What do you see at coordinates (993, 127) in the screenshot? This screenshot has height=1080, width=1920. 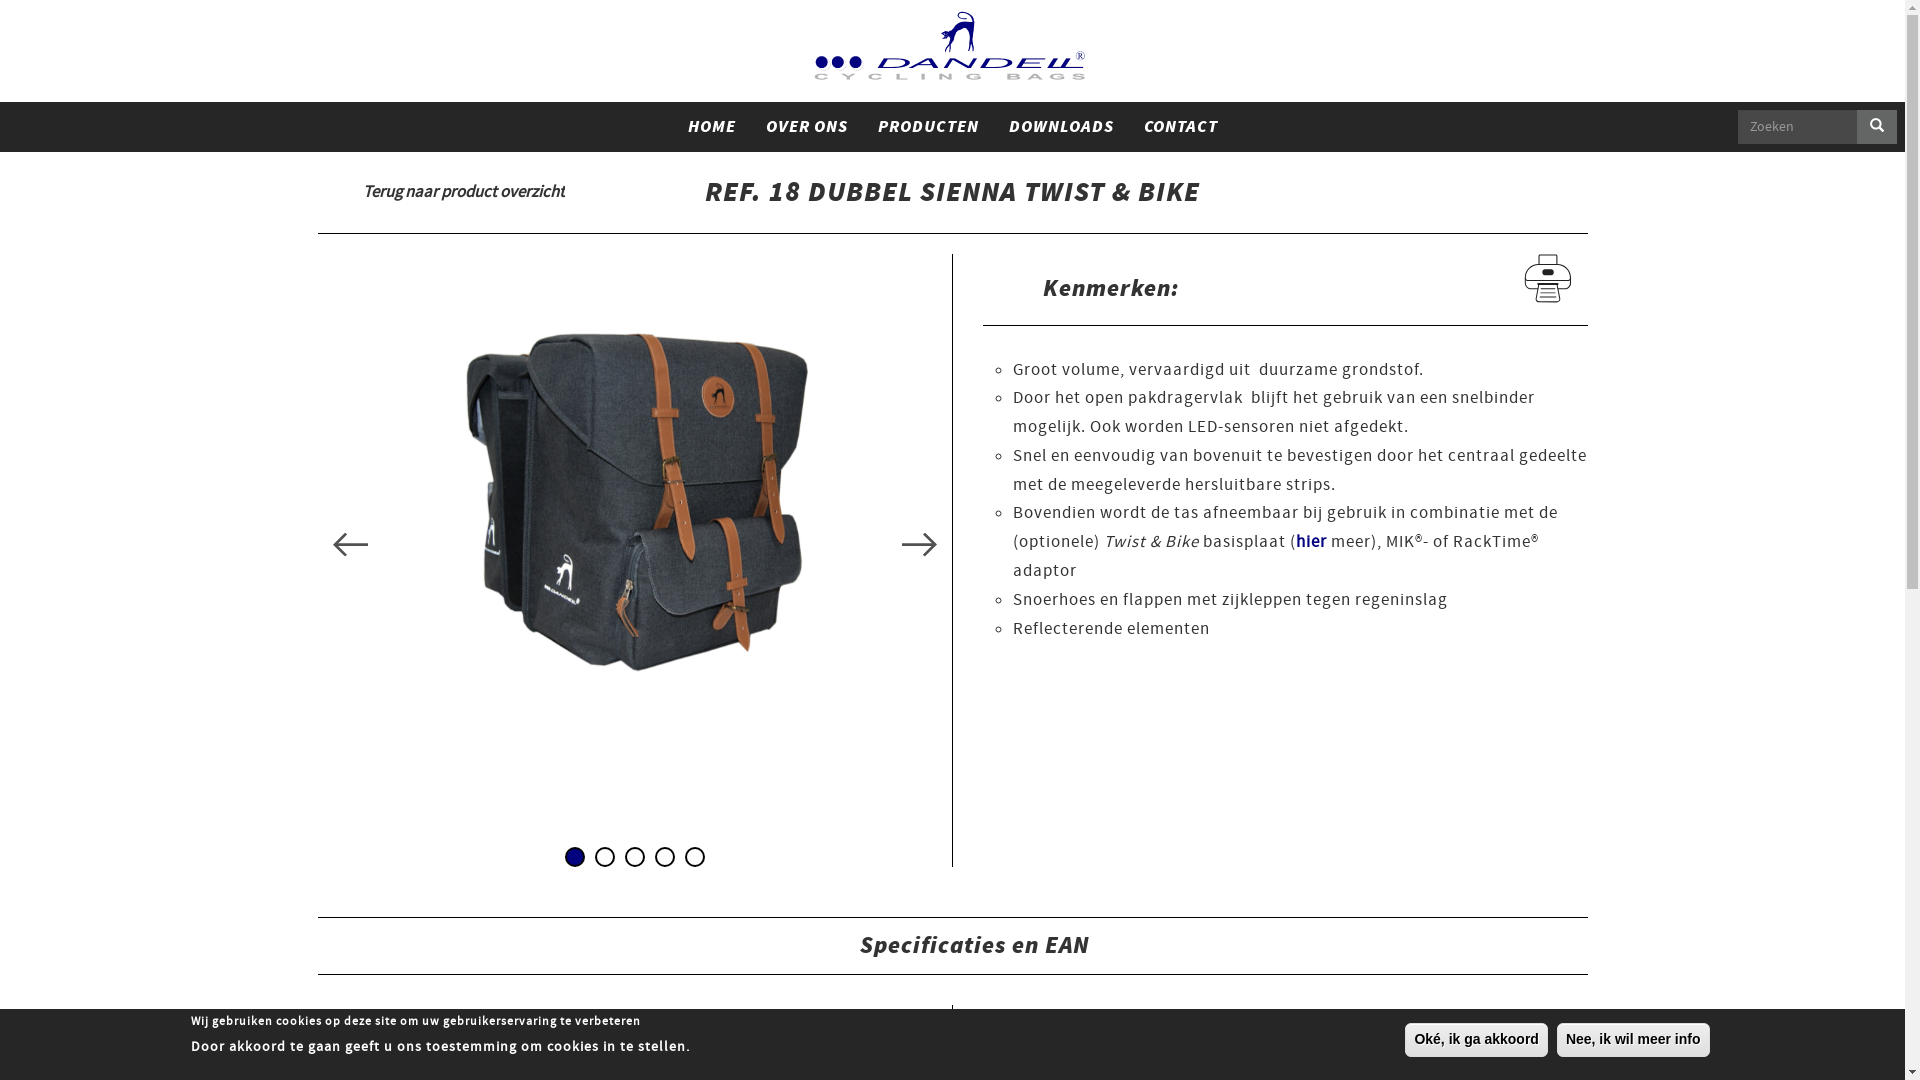 I see `'DOWNLOADS'` at bounding box center [993, 127].